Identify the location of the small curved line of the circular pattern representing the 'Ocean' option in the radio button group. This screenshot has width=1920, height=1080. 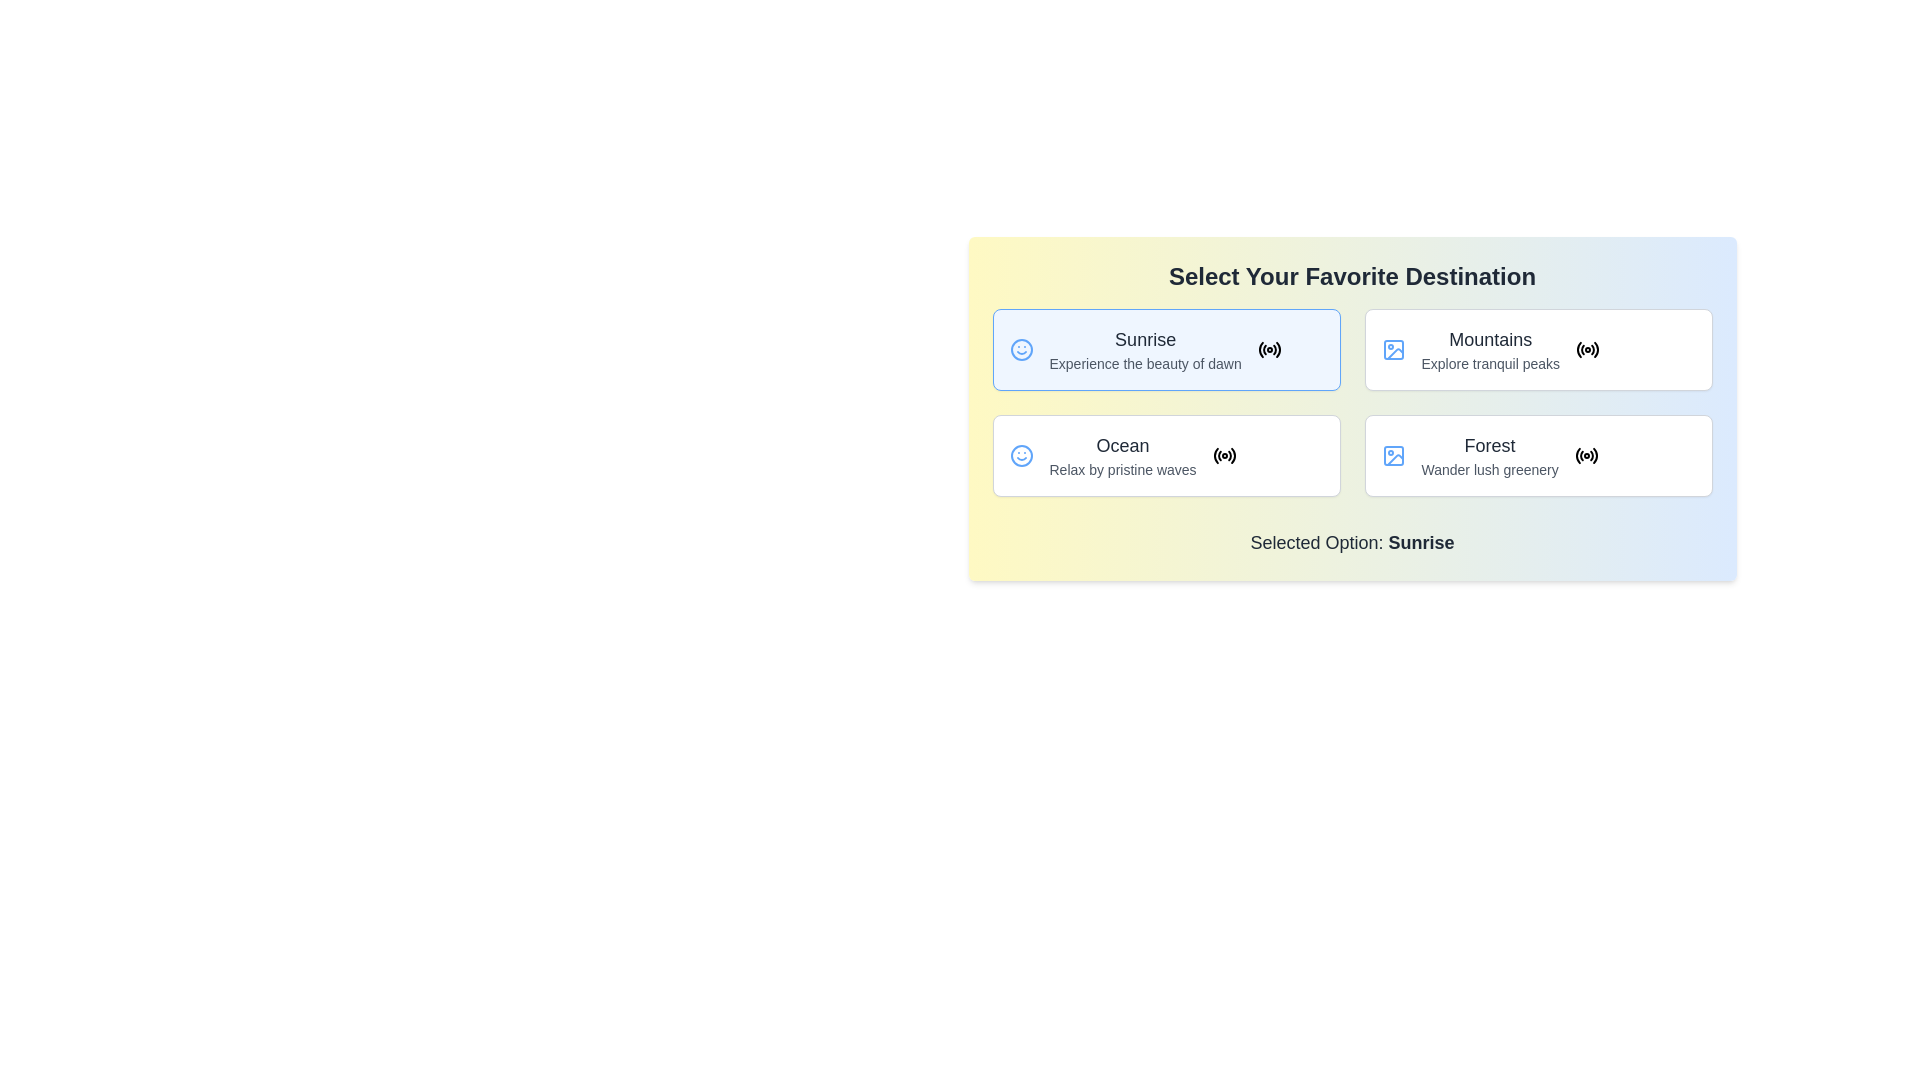
(1218, 455).